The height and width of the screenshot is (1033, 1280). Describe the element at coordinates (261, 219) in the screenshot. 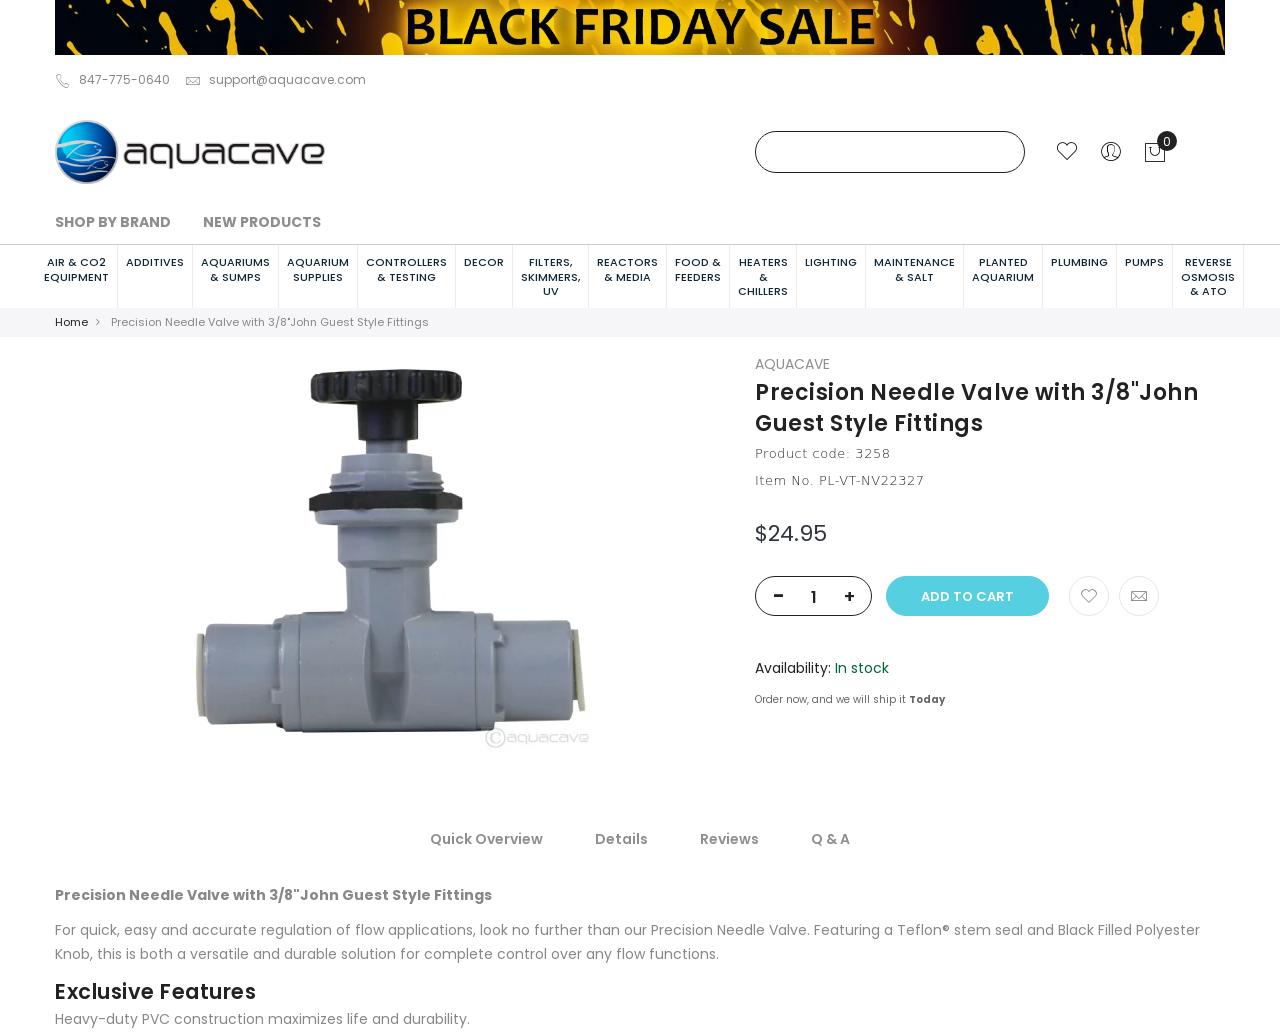

I see `'NEW PRODUCTS'` at that location.